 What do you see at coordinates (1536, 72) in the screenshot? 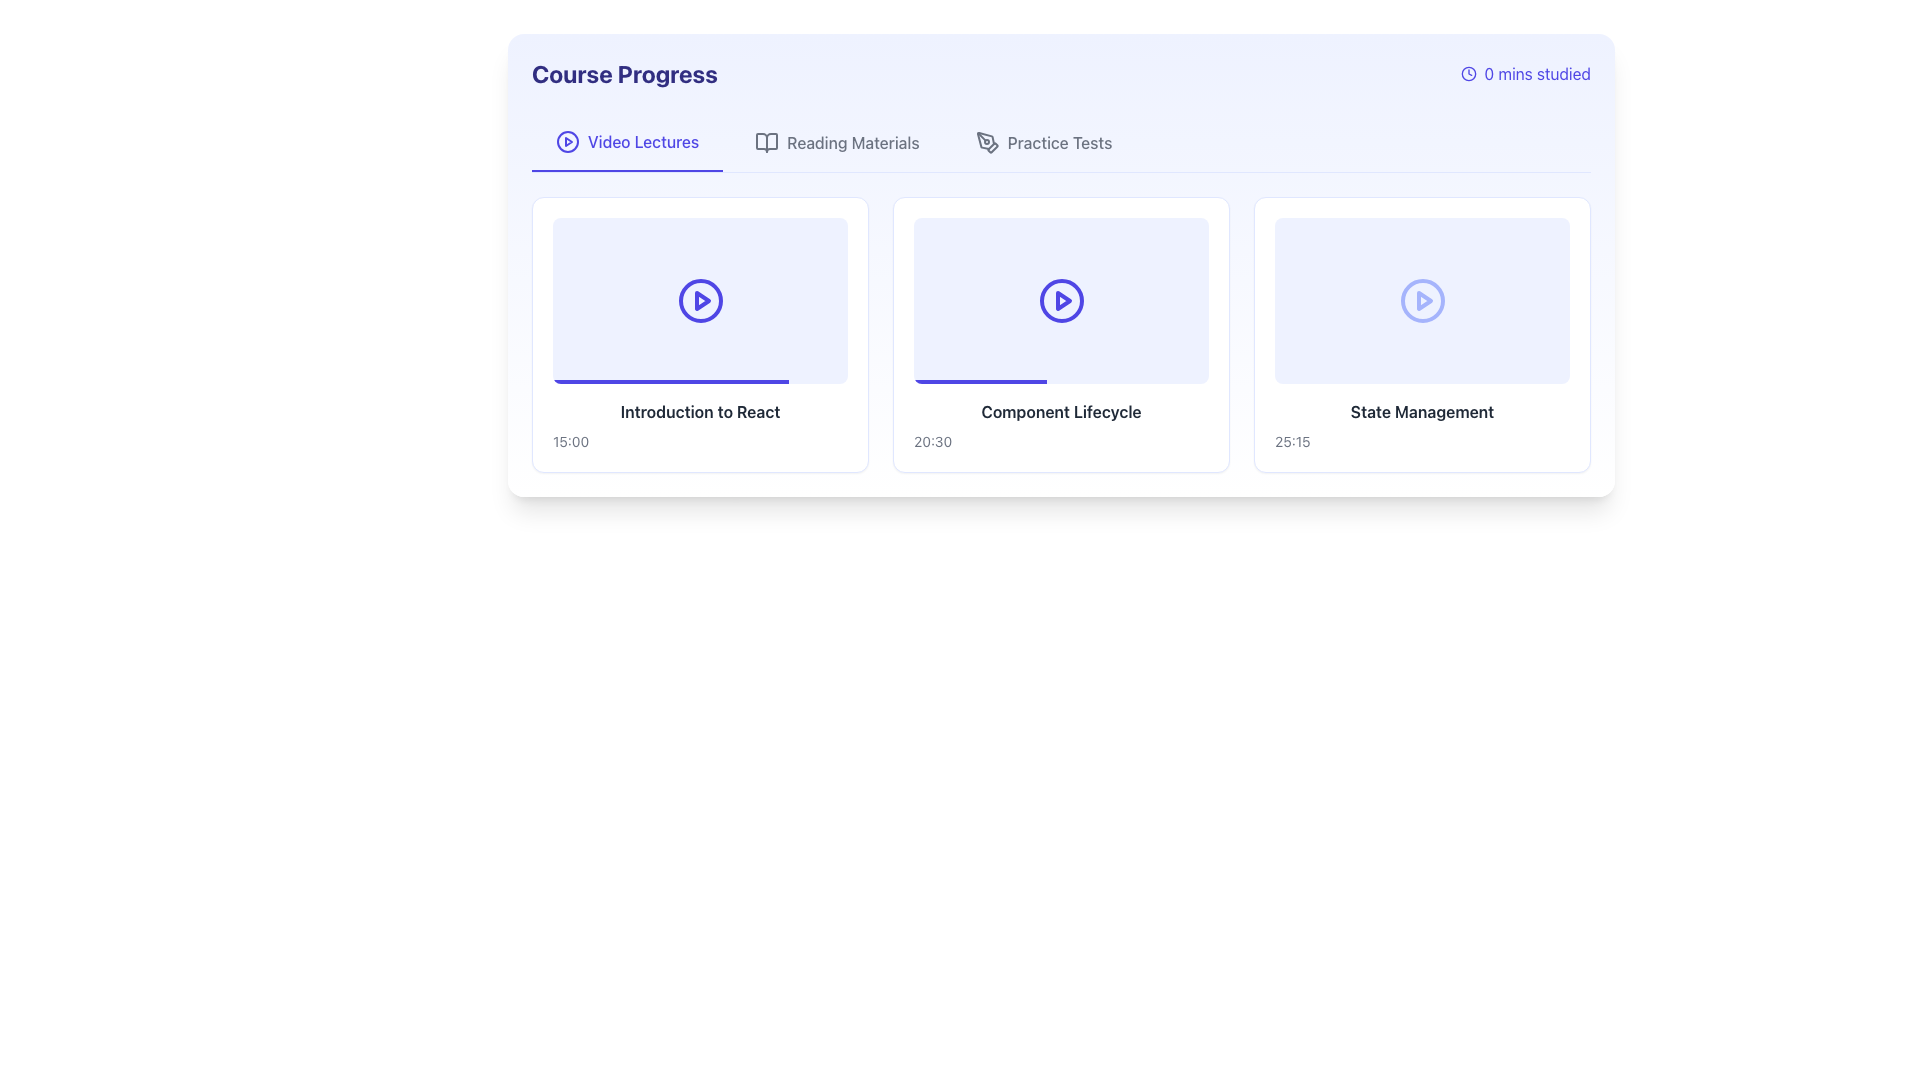
I see `the content of the Text display showing '0 mins studied' in indigo color, located adjacent to a clock icon in the 'Course Progress' section` at bounding box center [1536, 72].